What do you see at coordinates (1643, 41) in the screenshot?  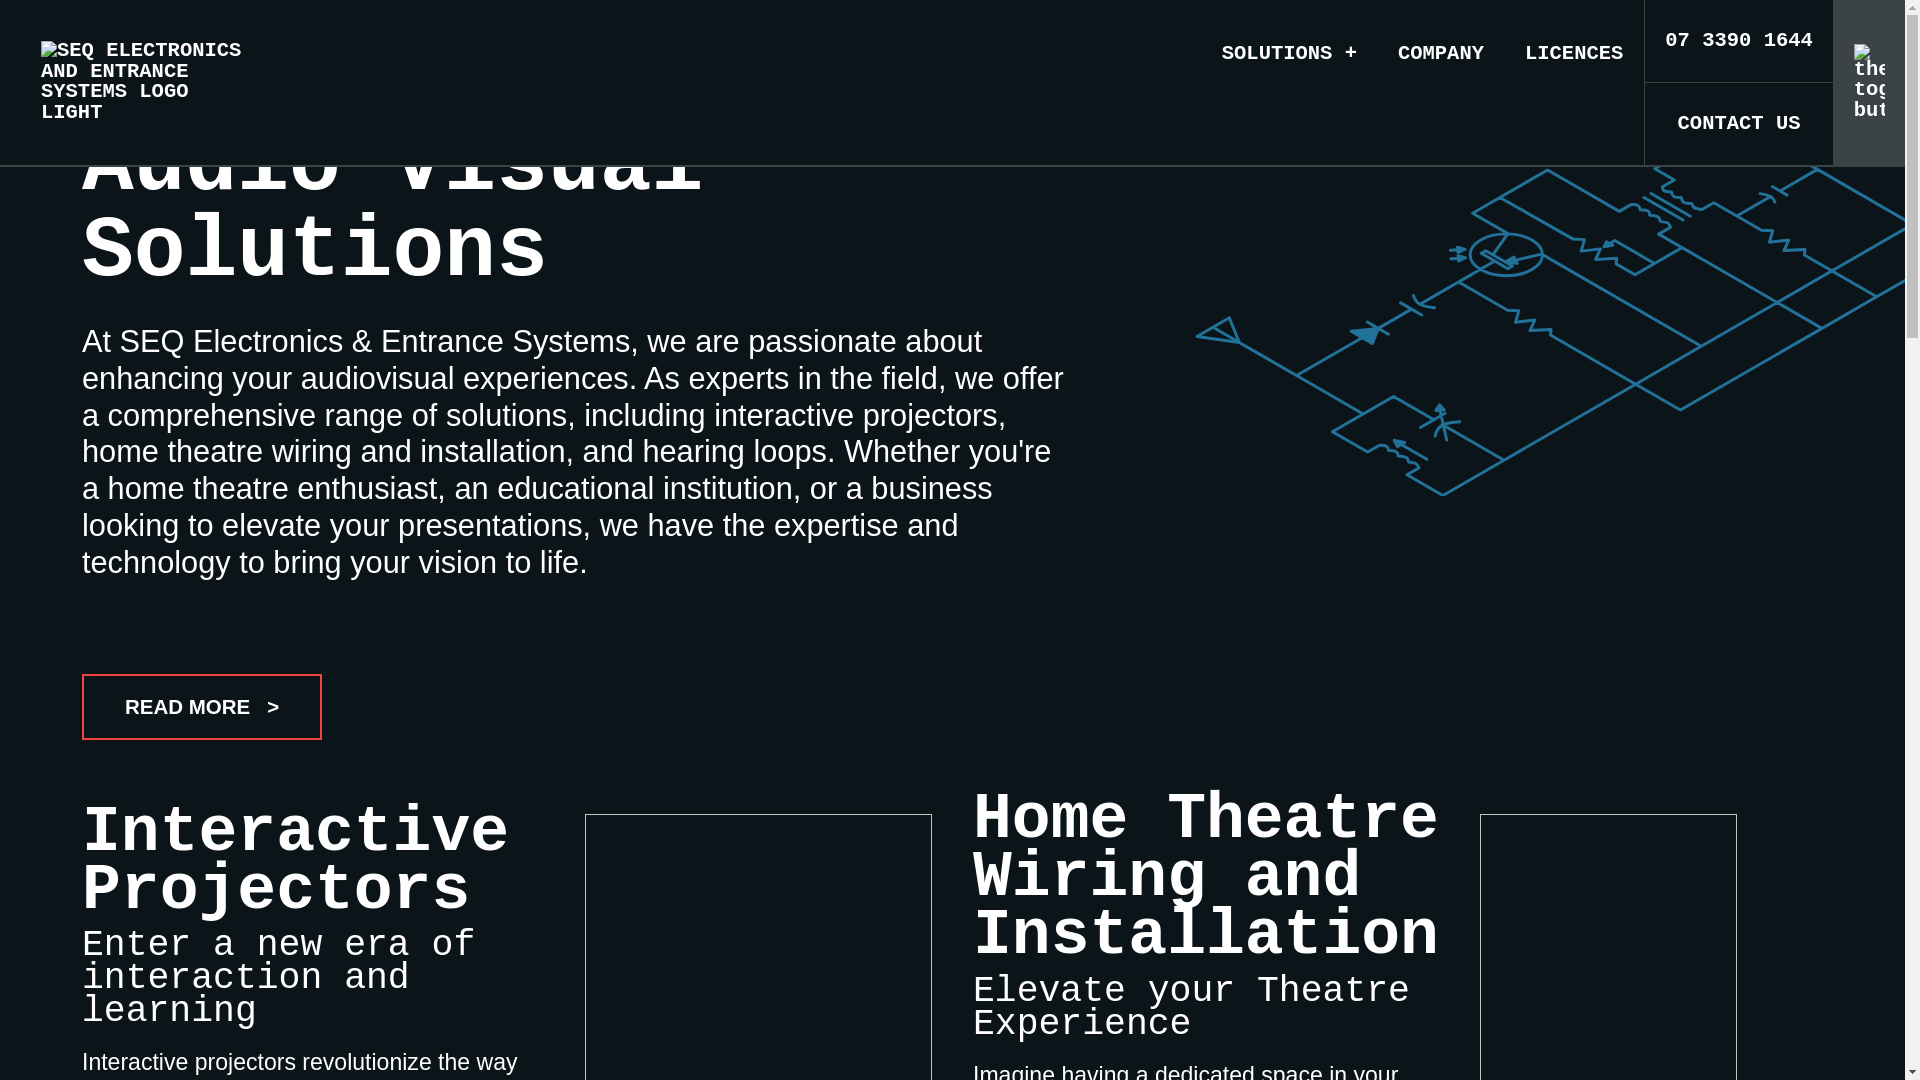 I see `'07 3390 1644'` at bounding box center [1643, 41].